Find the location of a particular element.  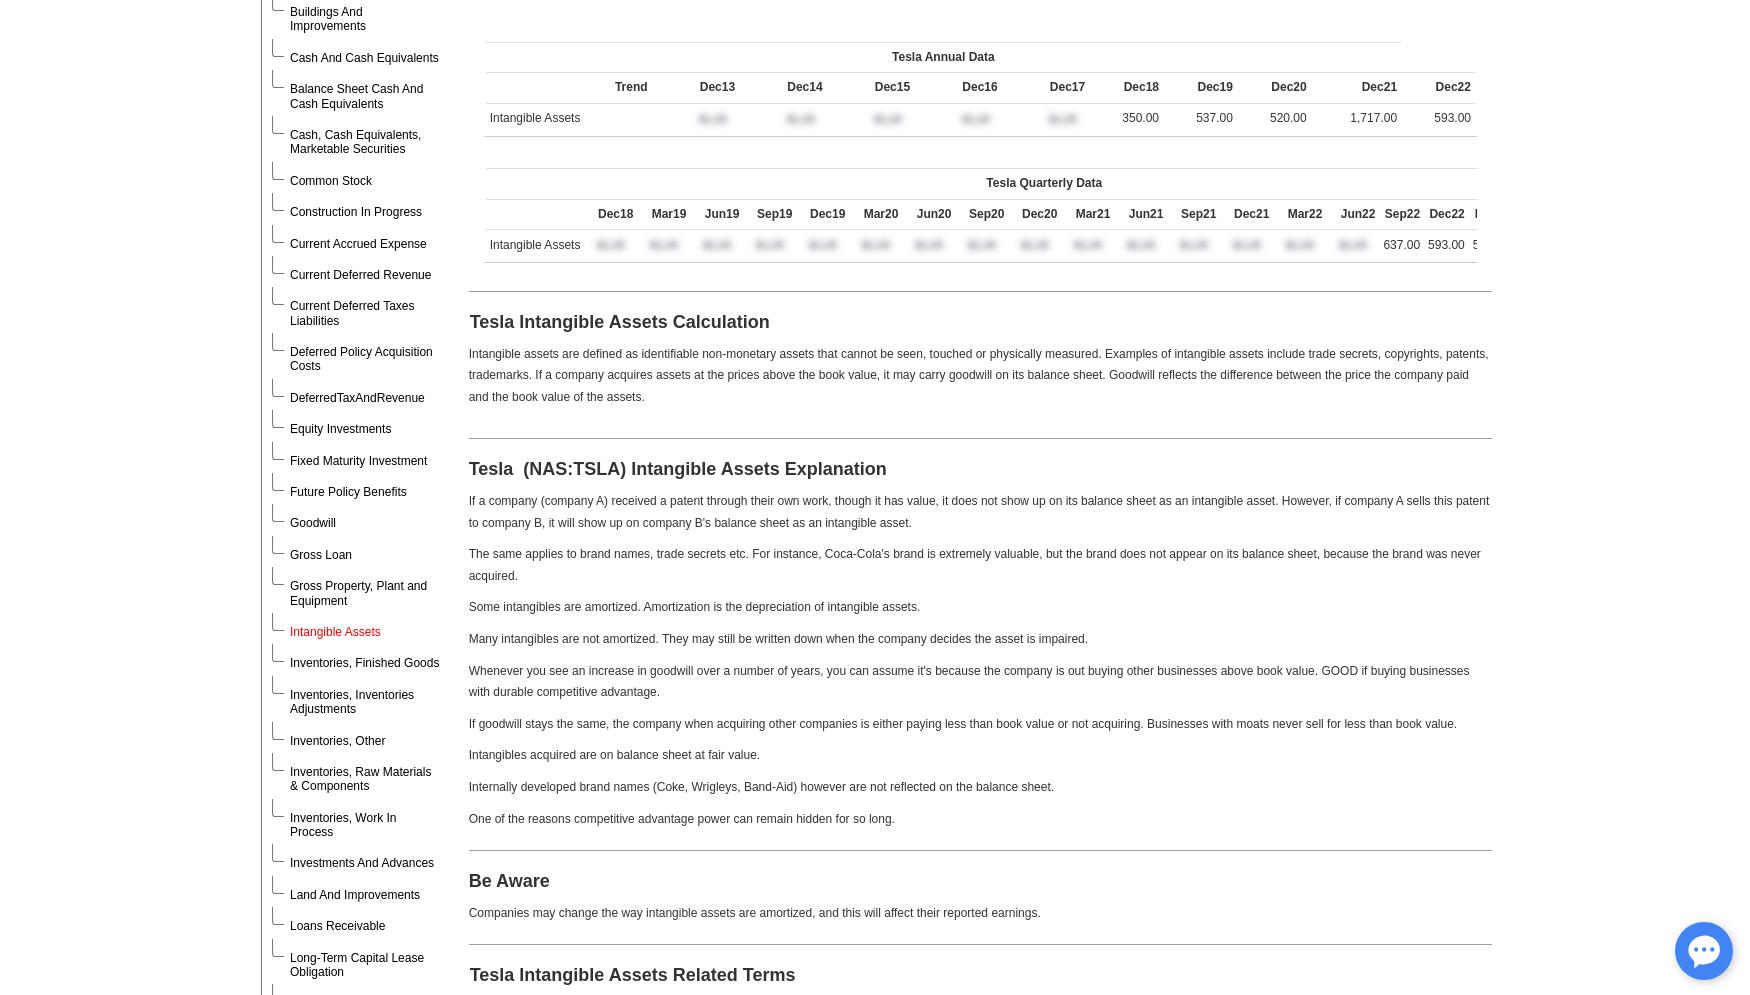

'One of the reasons competitive advantage power can remain hidden for so long.' is located at coordinates (679, 816).